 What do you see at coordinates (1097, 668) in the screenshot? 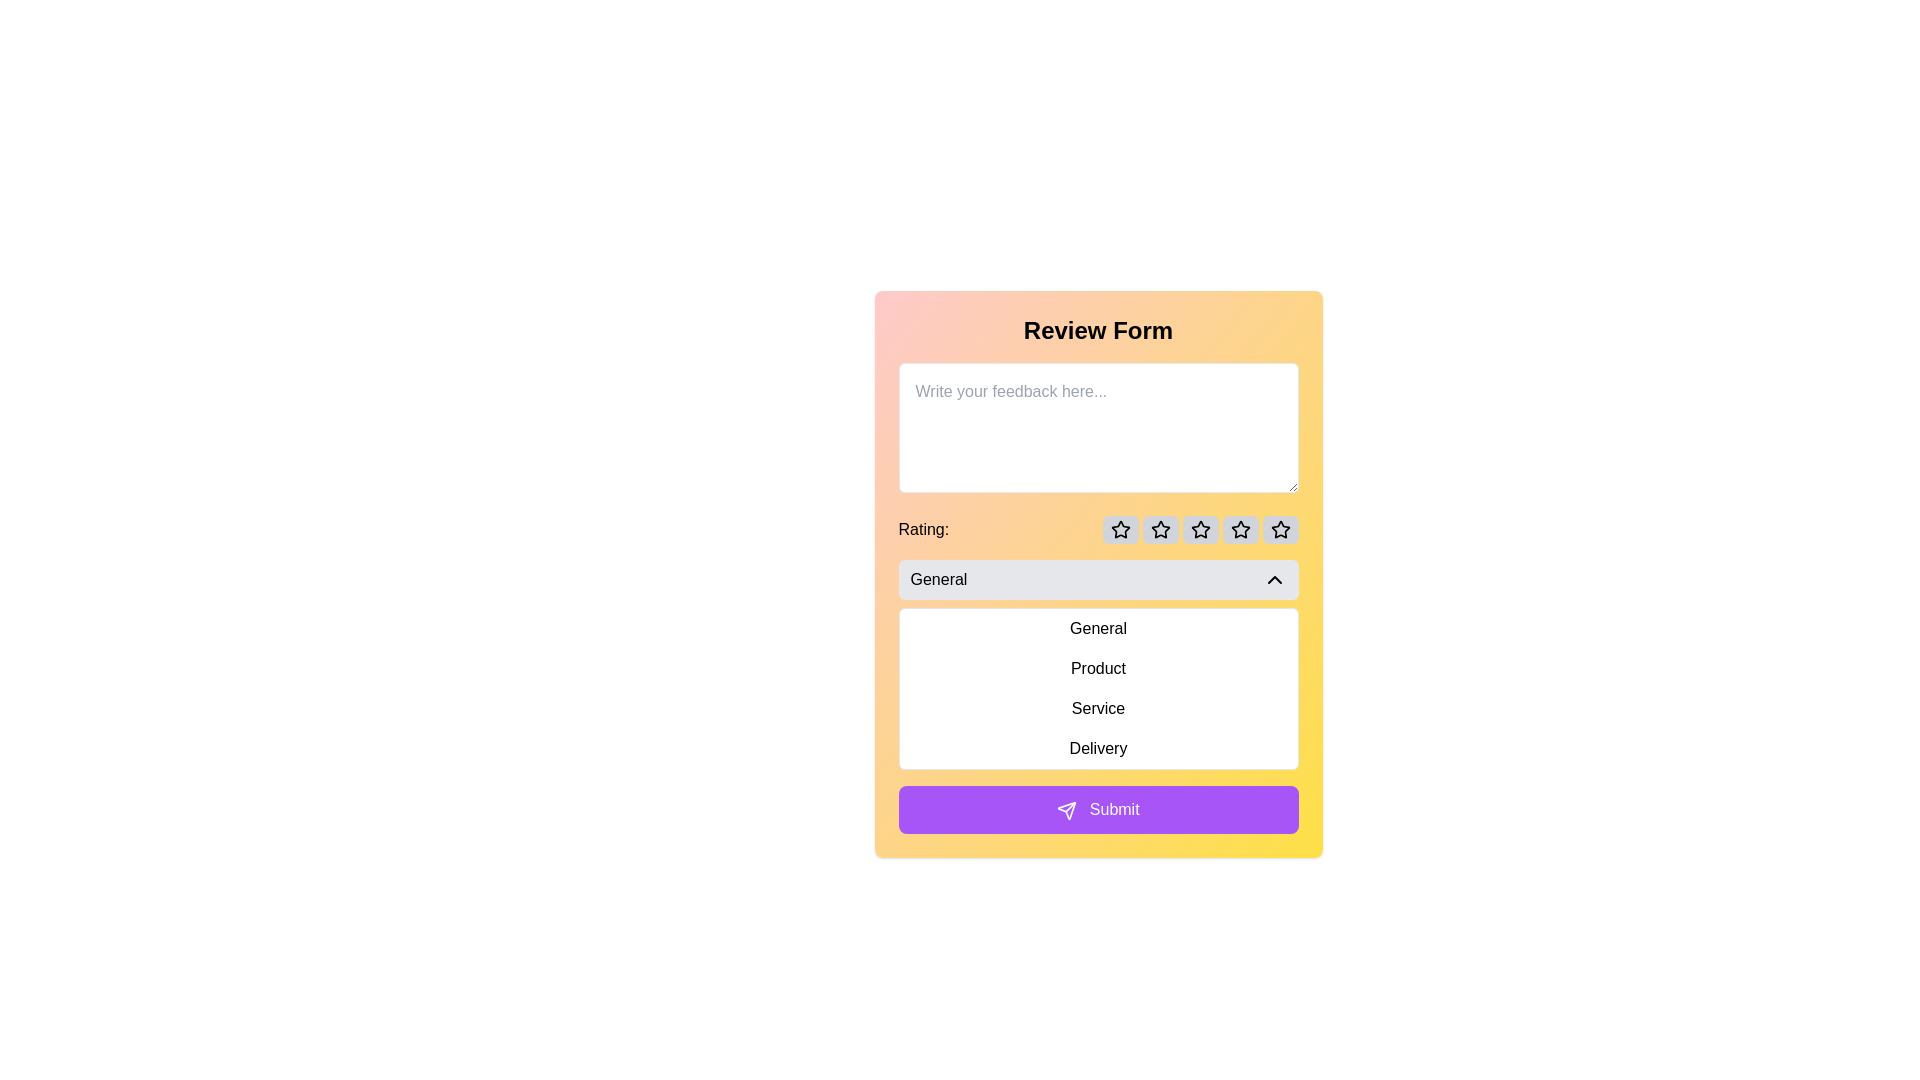
I see `the 'Product' text label, which is the second option in a dropdown list, to change its appearance` at bounding box center [1097, 668].